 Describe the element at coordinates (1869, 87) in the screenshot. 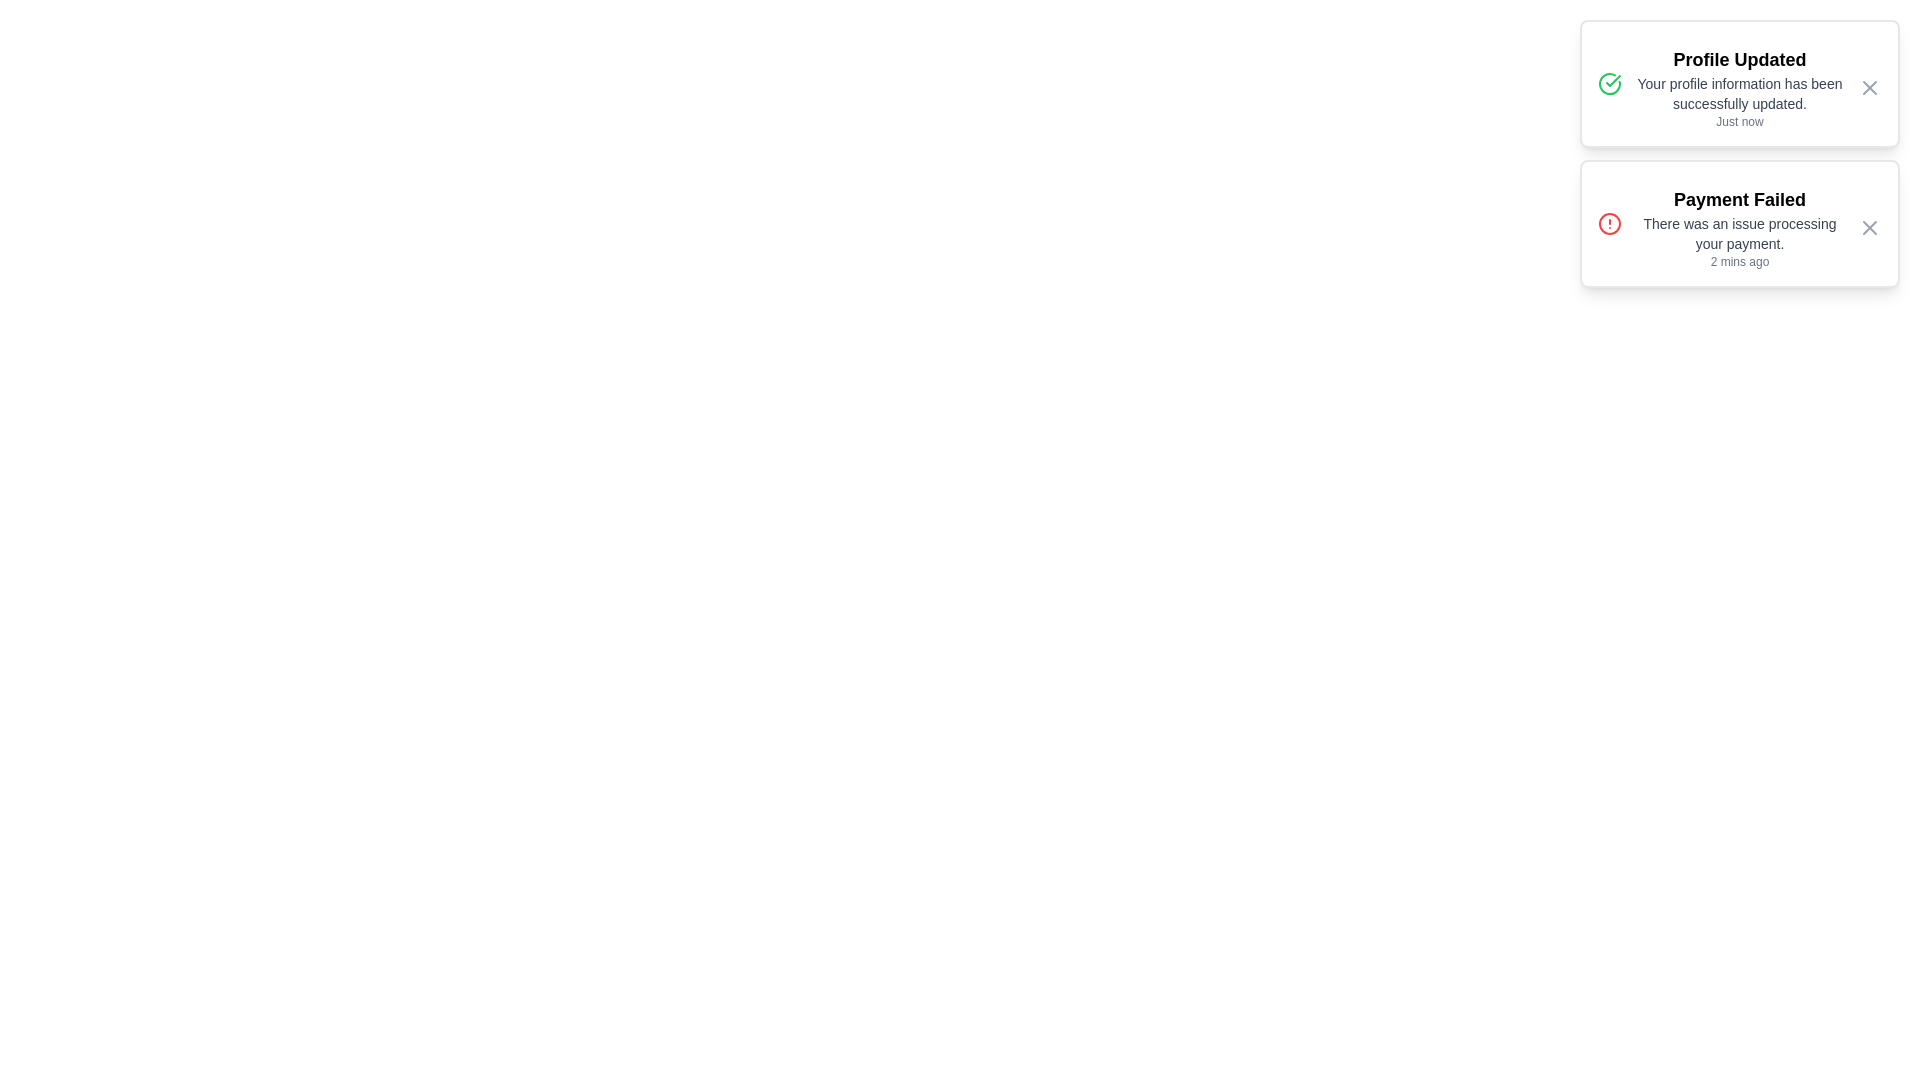

I see `the close button of the notification to dismiss it` at that location.